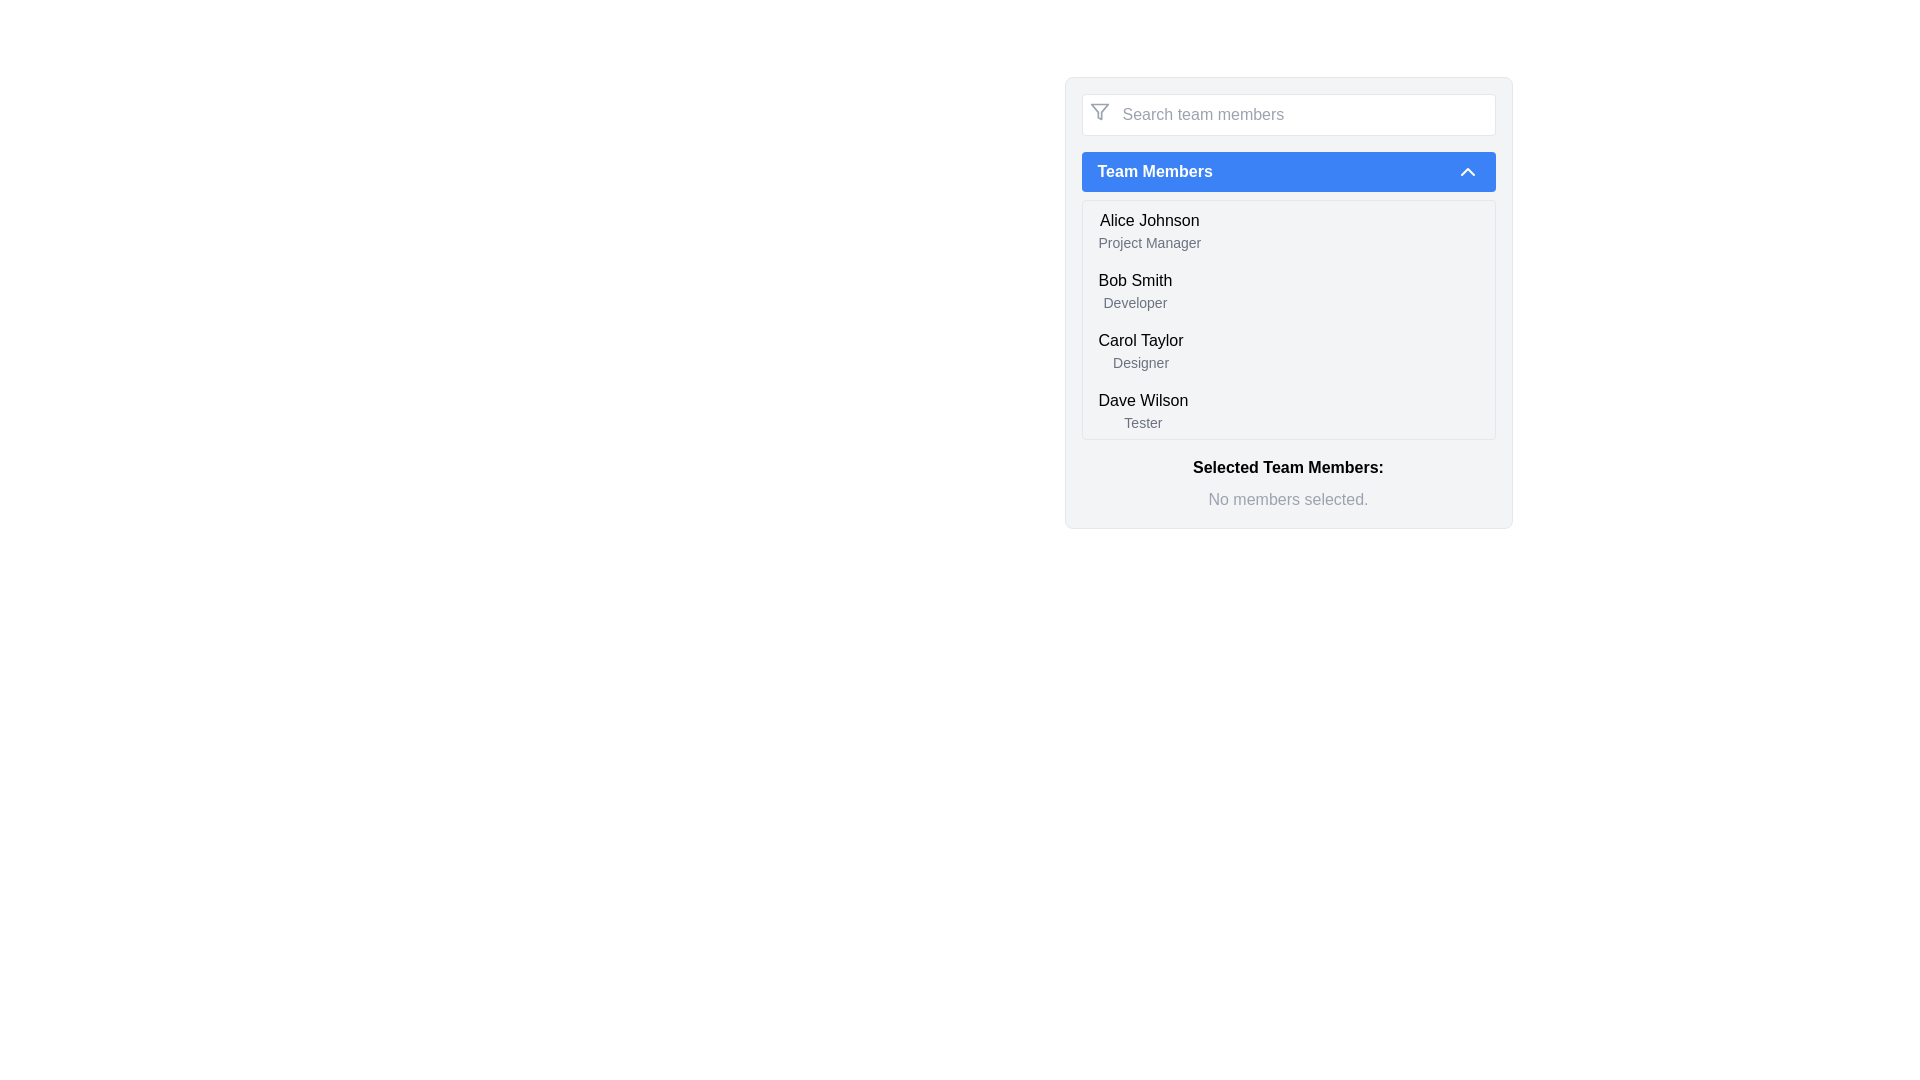  Describe the element at coordinates (1288, 303) in the screenshot. I see `the Text Label representing the second team member in the list, located between 'Alice Johnson, Project Manager' and 'Carol Taylor, Designer'` at that location.